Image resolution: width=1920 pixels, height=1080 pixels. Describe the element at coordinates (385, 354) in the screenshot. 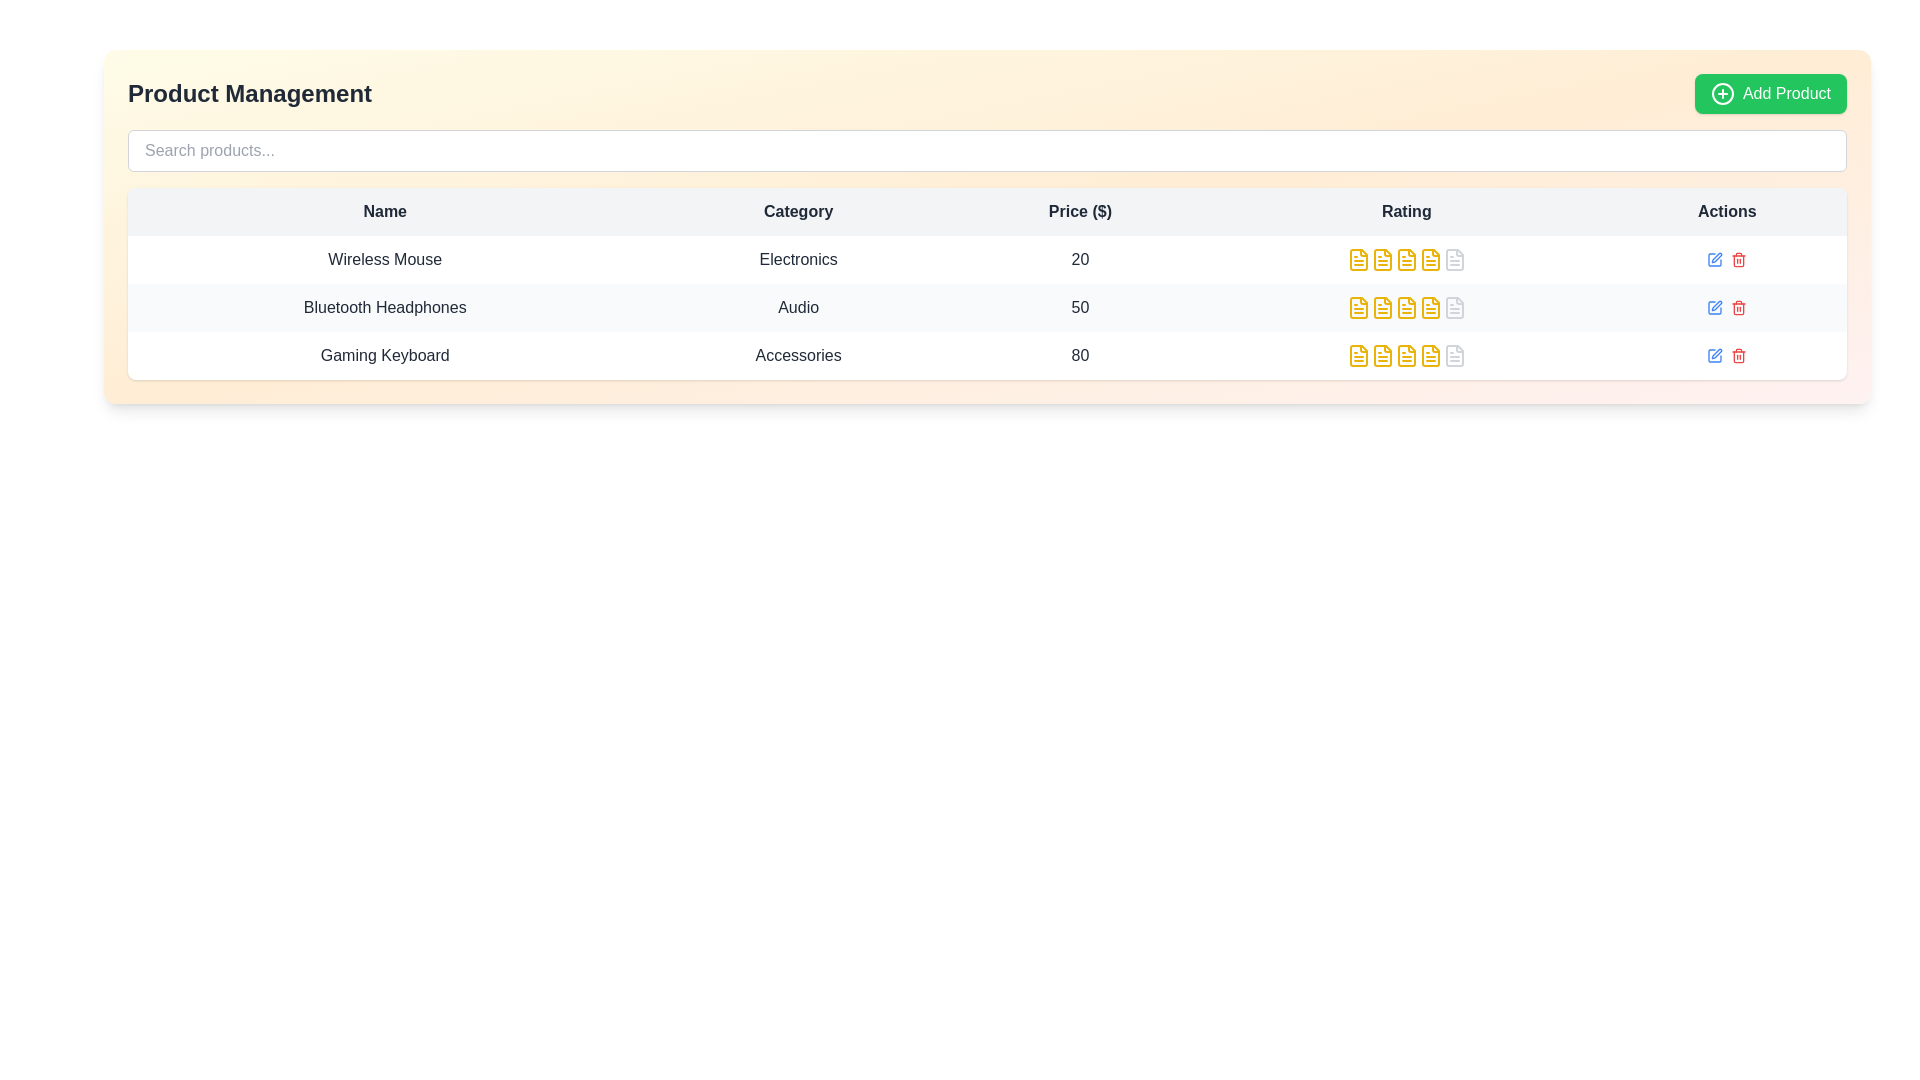

I see `the 'Gaming Keyboard' text element located in the first column of the third row under the 'Name' column in the product list table` at that location.